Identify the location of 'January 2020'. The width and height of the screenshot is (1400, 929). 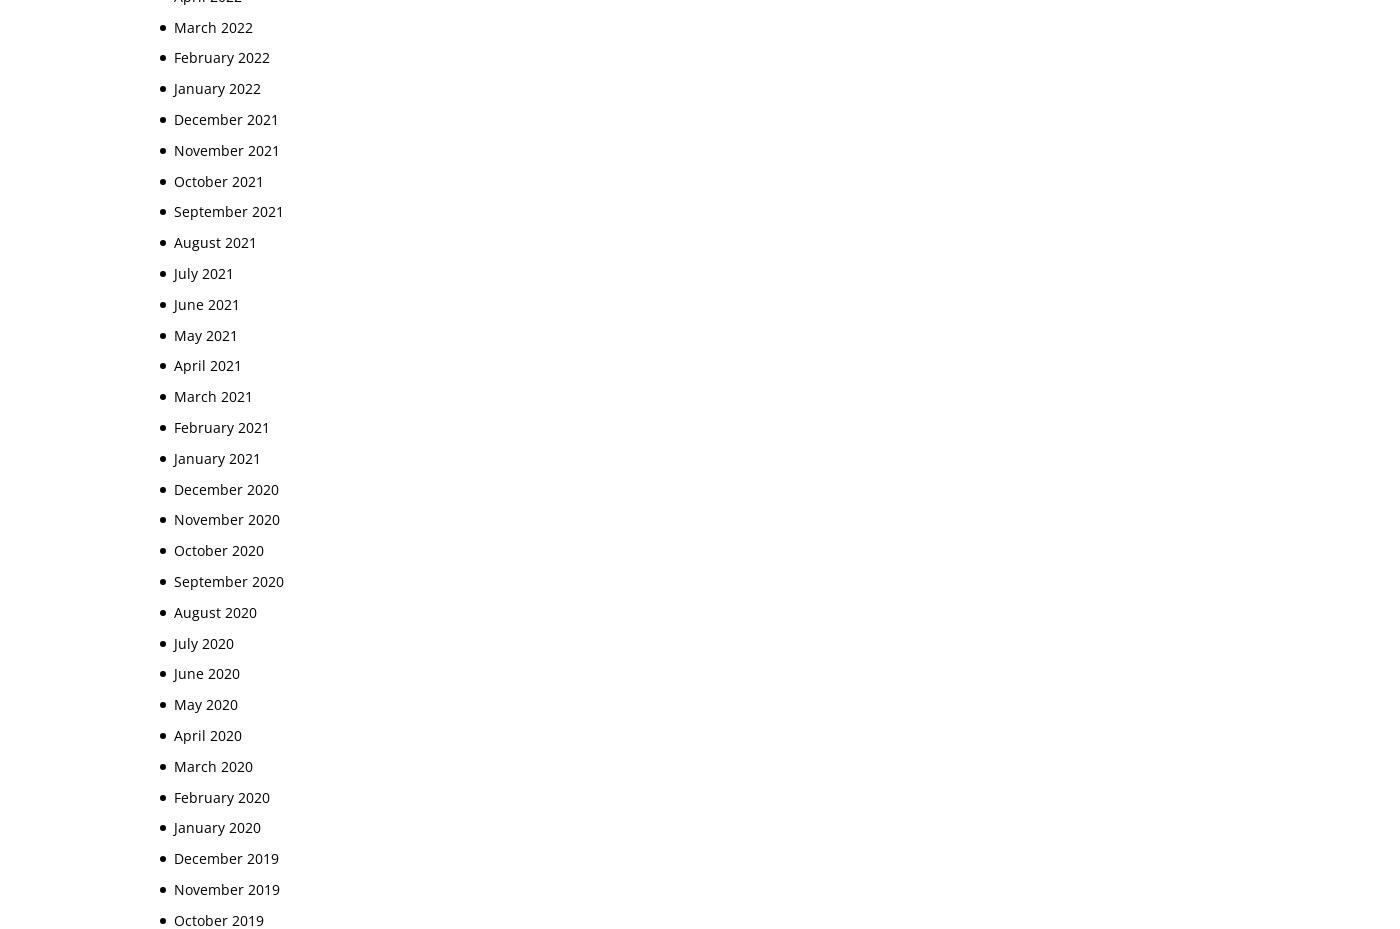
(174, 826).